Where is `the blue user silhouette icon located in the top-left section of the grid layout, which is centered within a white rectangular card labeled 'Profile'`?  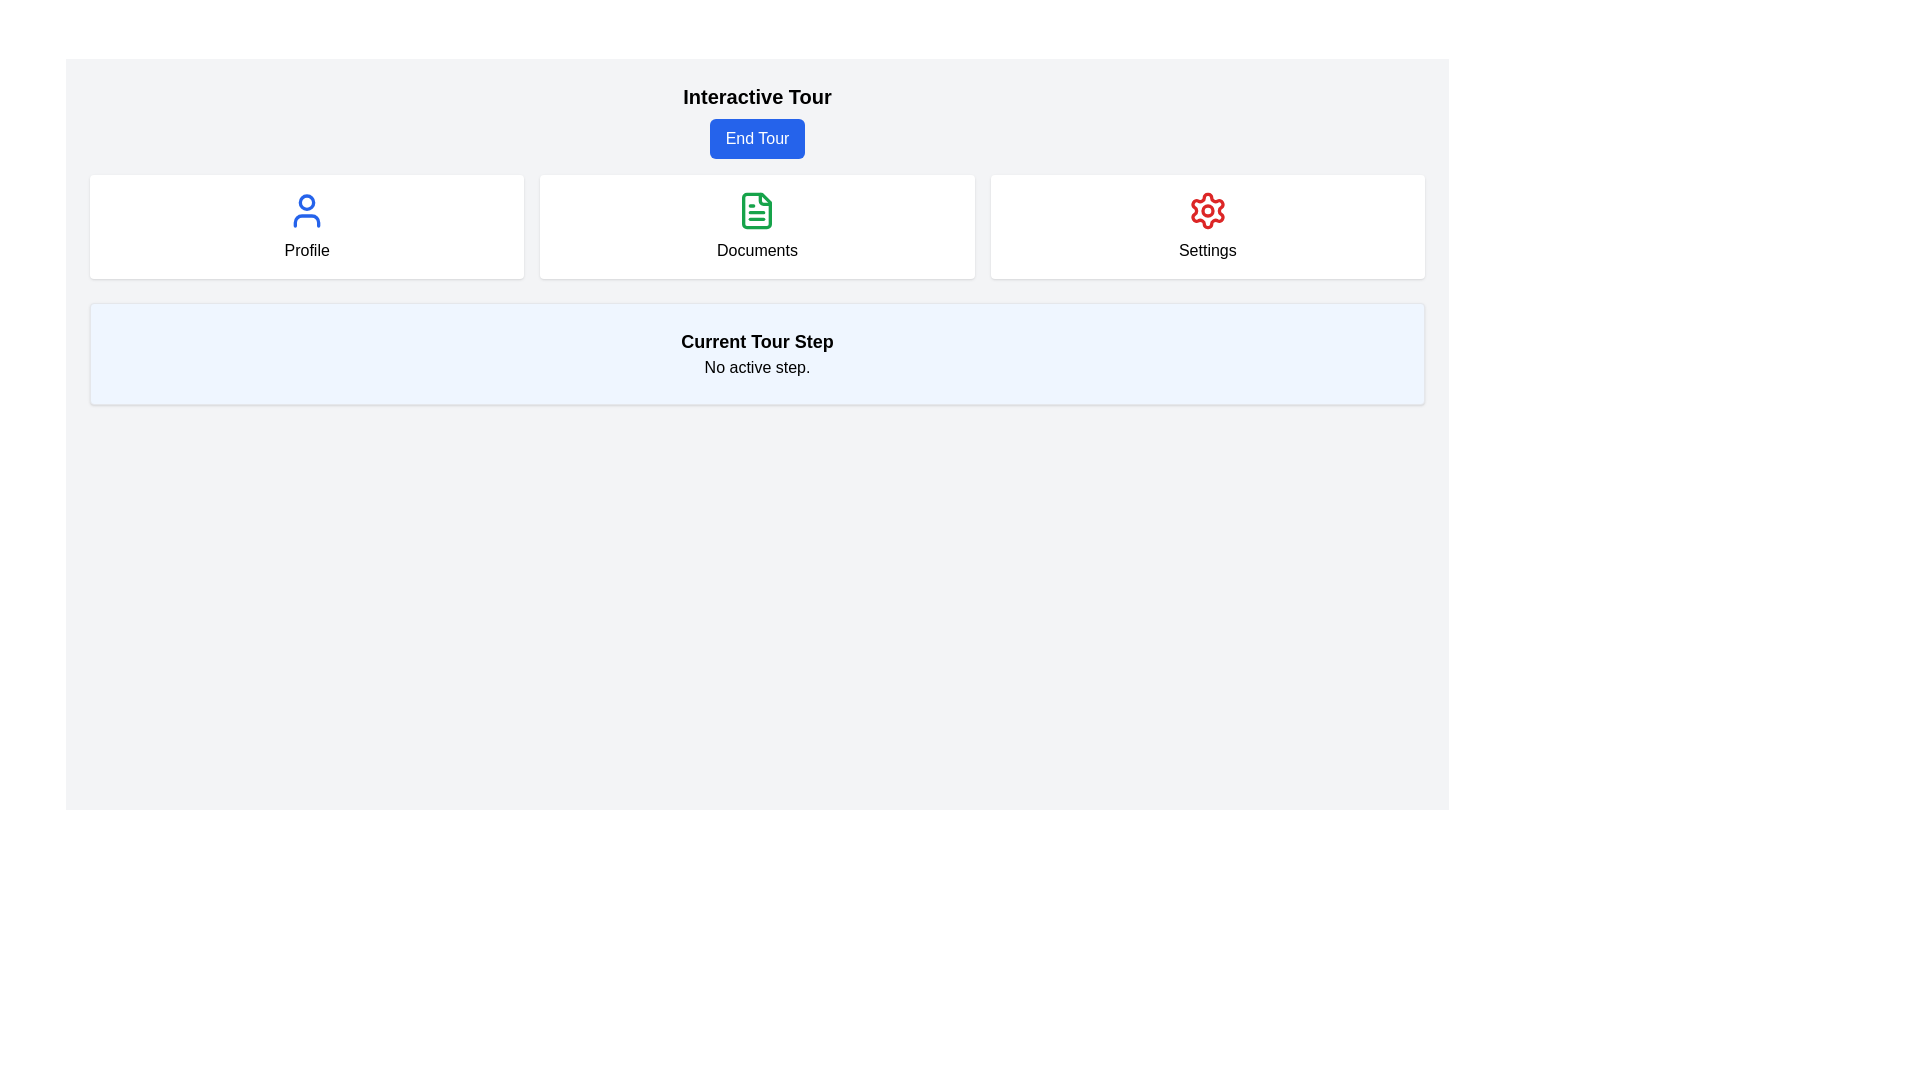 the blue user silhouette icon located in the top-left section of the grid layout, which is centered within a white rectangular card labeled 'Profile' is located at coordinates (306, 211).